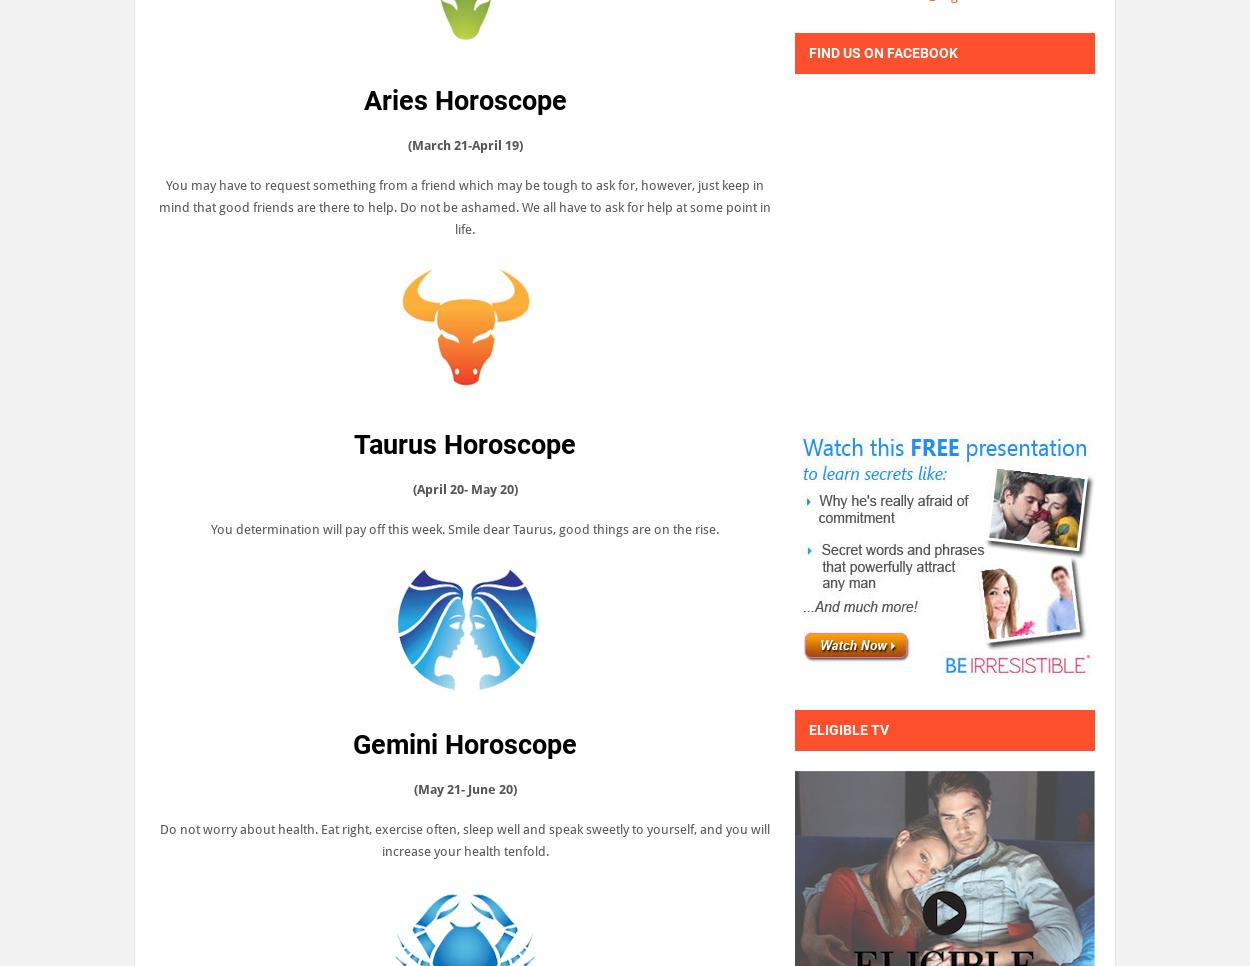 The image size is (1250, 966). Describe the element at coordinates (464, 839) in the screenshot. I see `'Do not worry about health. Eat right, exercise often, sleep well and speak sweetly to yourself, and you will increase your health tenfold.'` at that location.